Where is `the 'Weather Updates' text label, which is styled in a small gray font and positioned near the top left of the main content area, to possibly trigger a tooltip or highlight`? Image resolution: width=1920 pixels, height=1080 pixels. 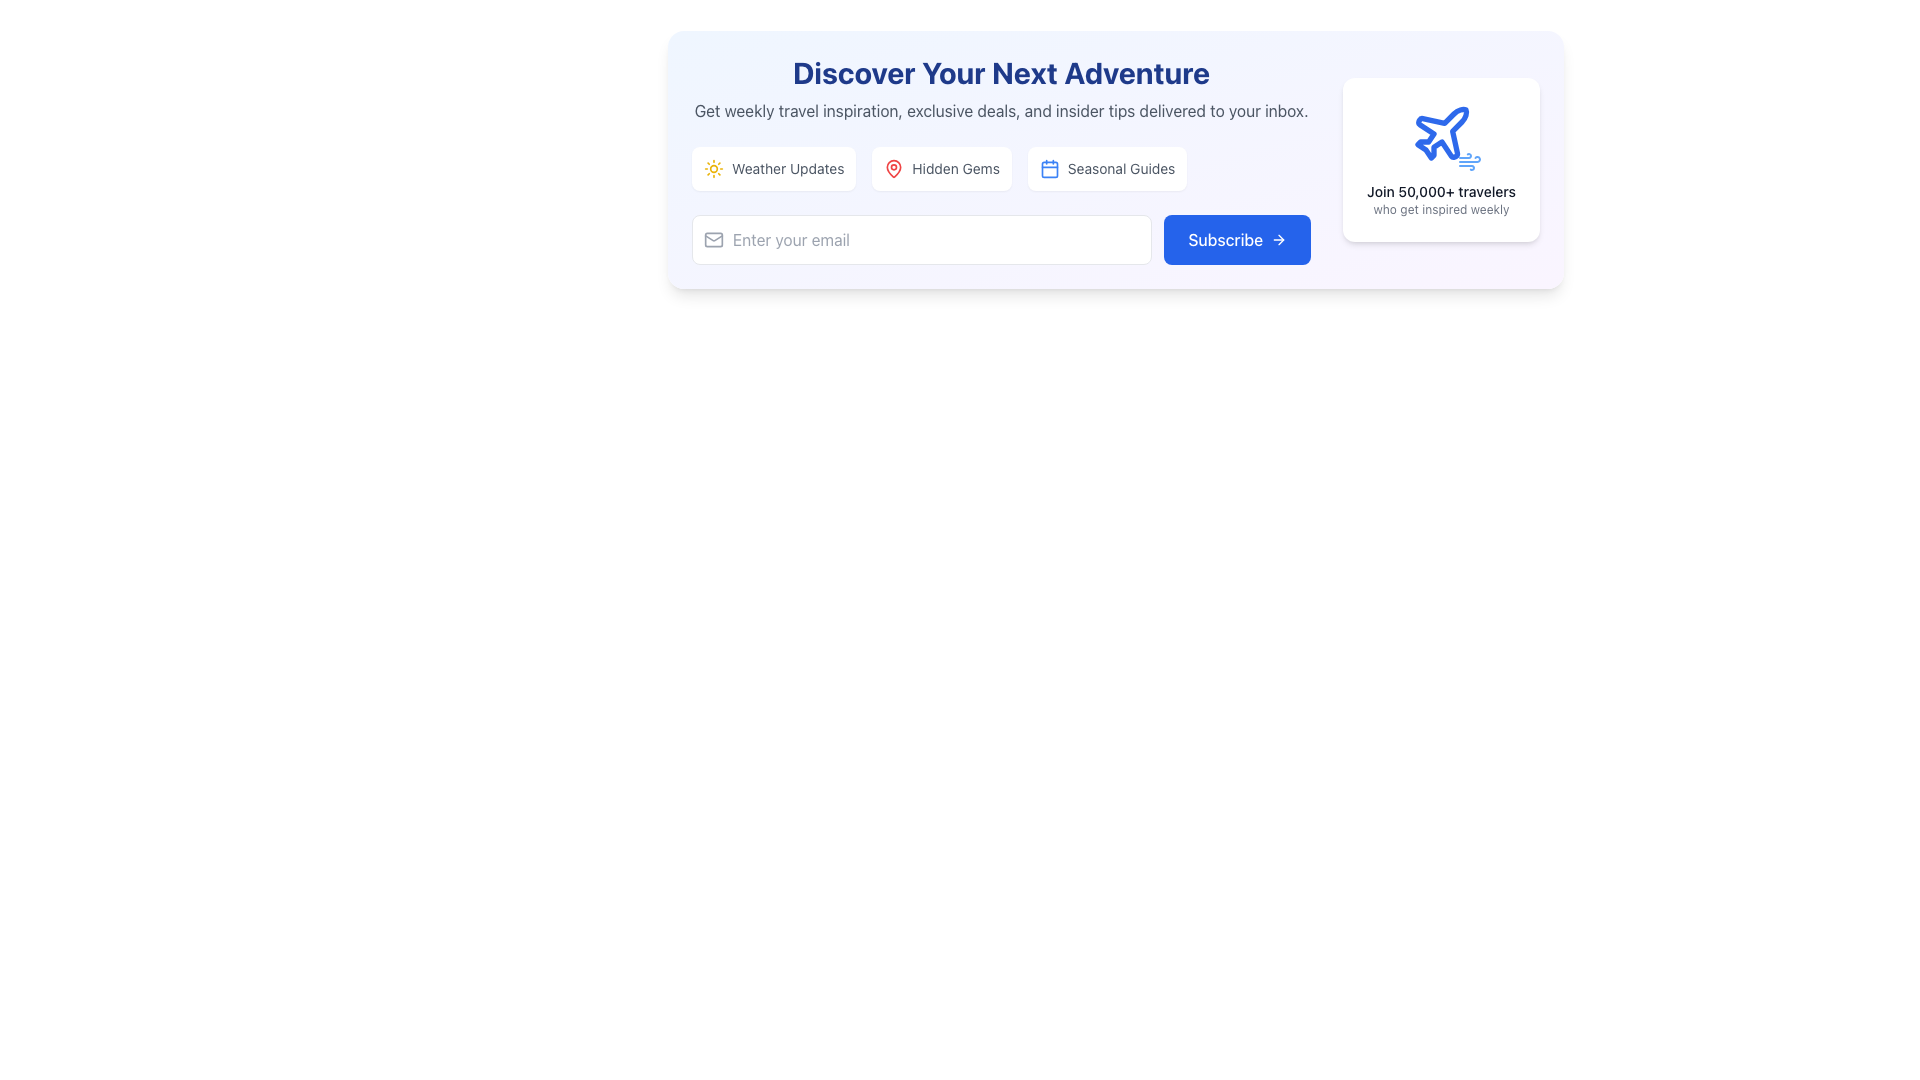 the 'Weather Updates' text label, which is styled in a small gray font and positioned near the top left of the main content area, to possibly trigger a tooltip or highlight is located at coordinates (787, 168).